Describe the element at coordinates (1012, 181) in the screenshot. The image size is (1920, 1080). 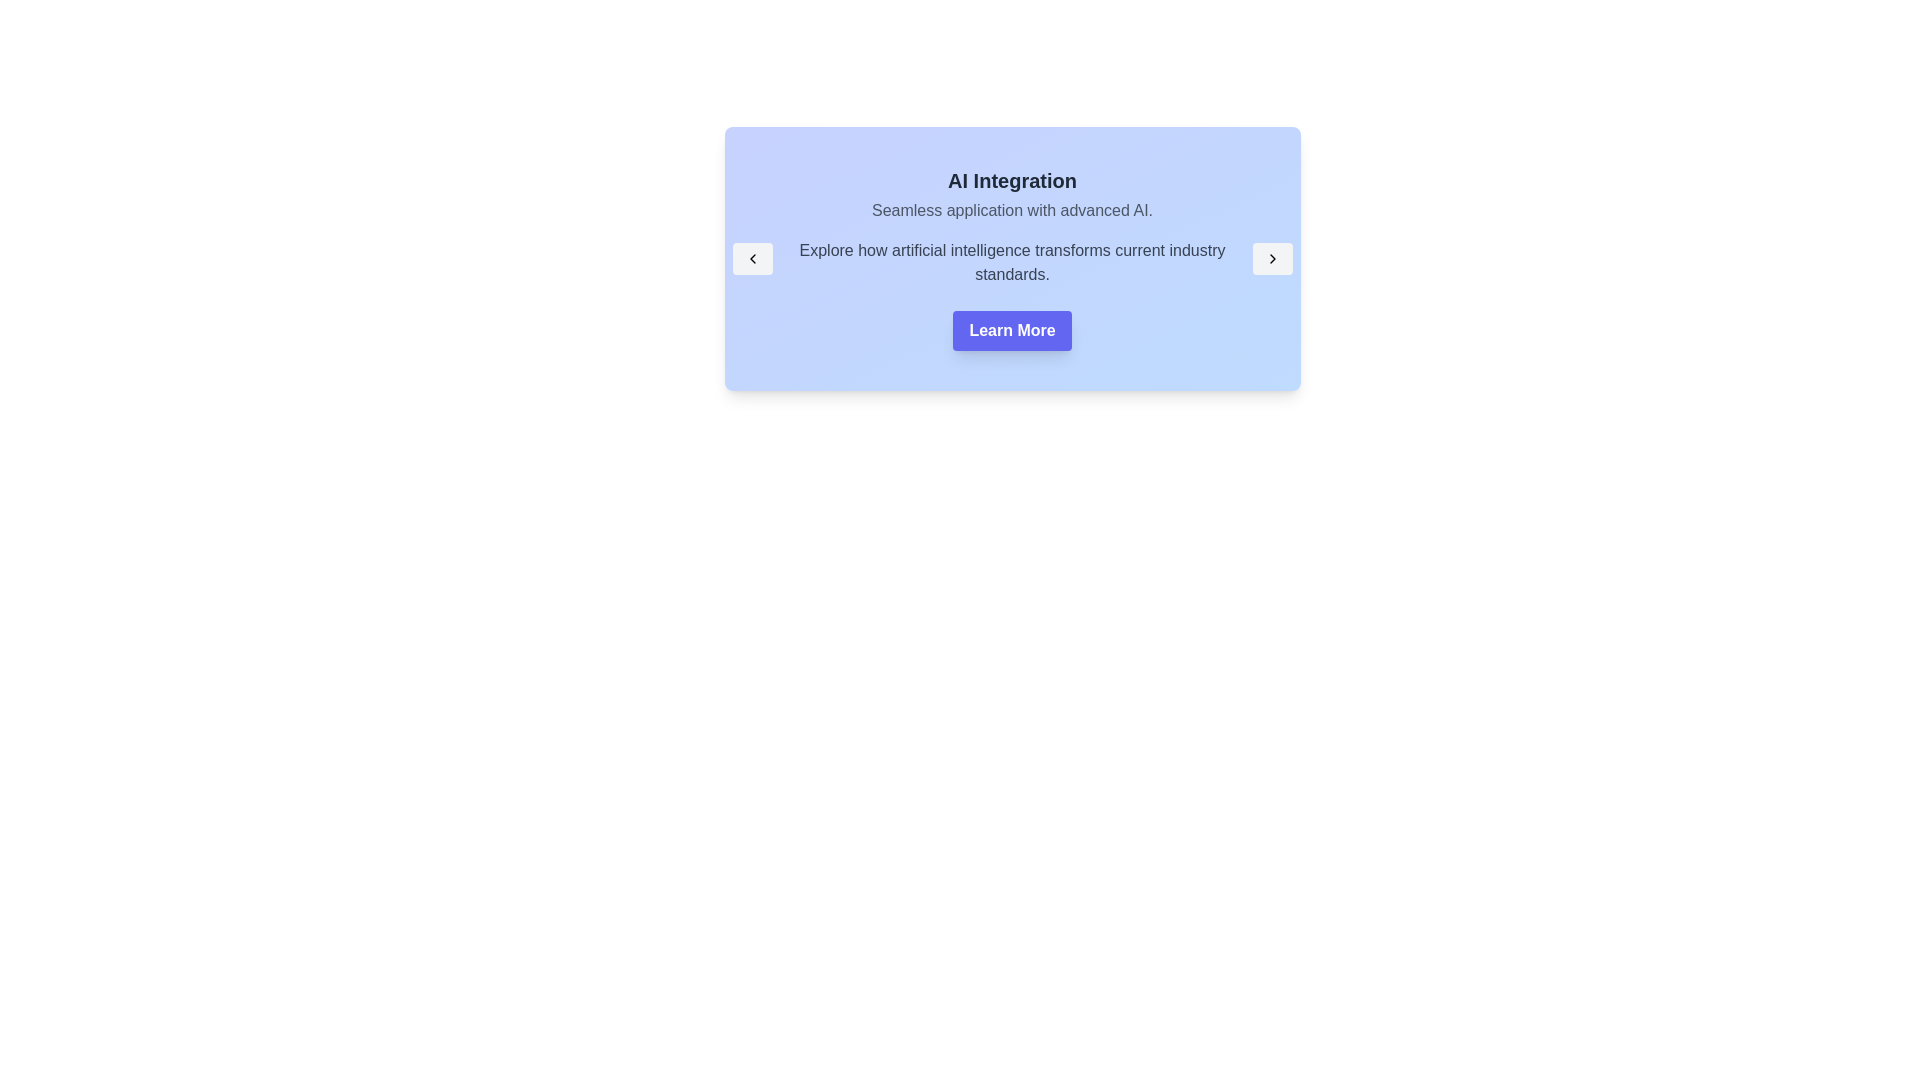
I see `the bold, extra-large text element reading 'AI Integration' which is styled in dark gray and centered at the top of a section with a light blue background` at that location.